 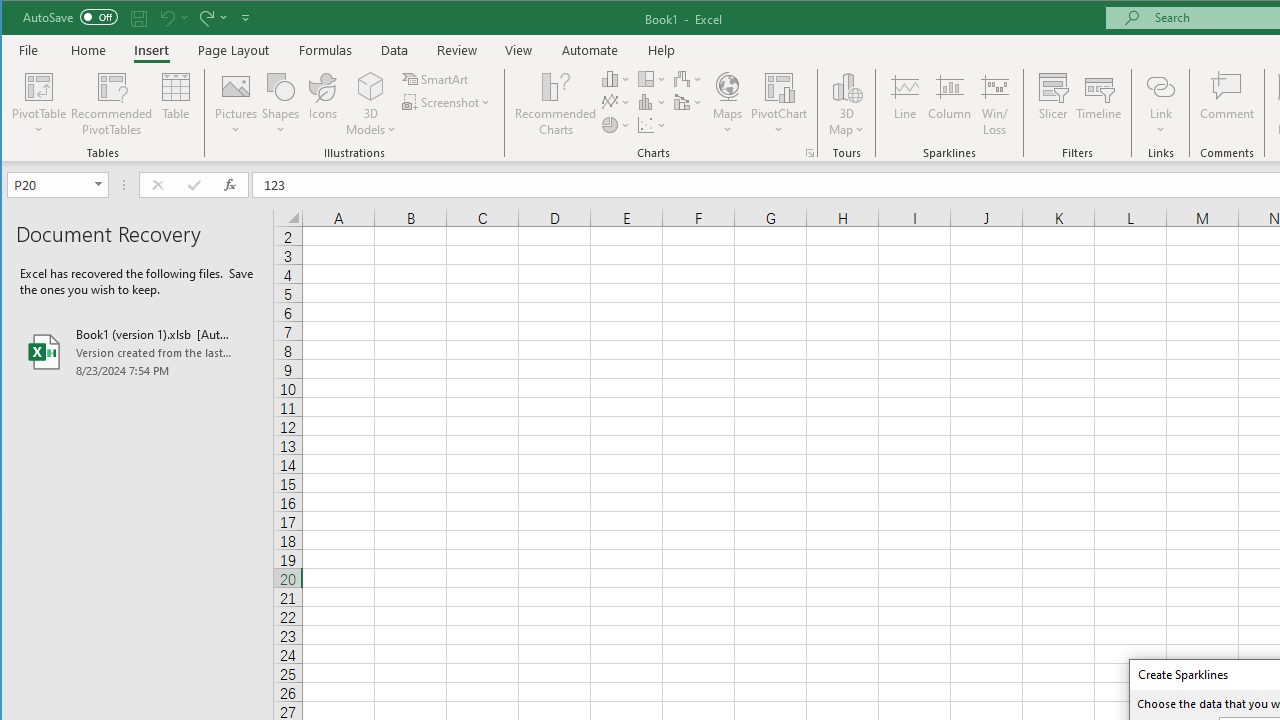 What do you see at coordinates (138, 17) in the screenshot?
I see `'Save'` at bounding box center [138, 17].